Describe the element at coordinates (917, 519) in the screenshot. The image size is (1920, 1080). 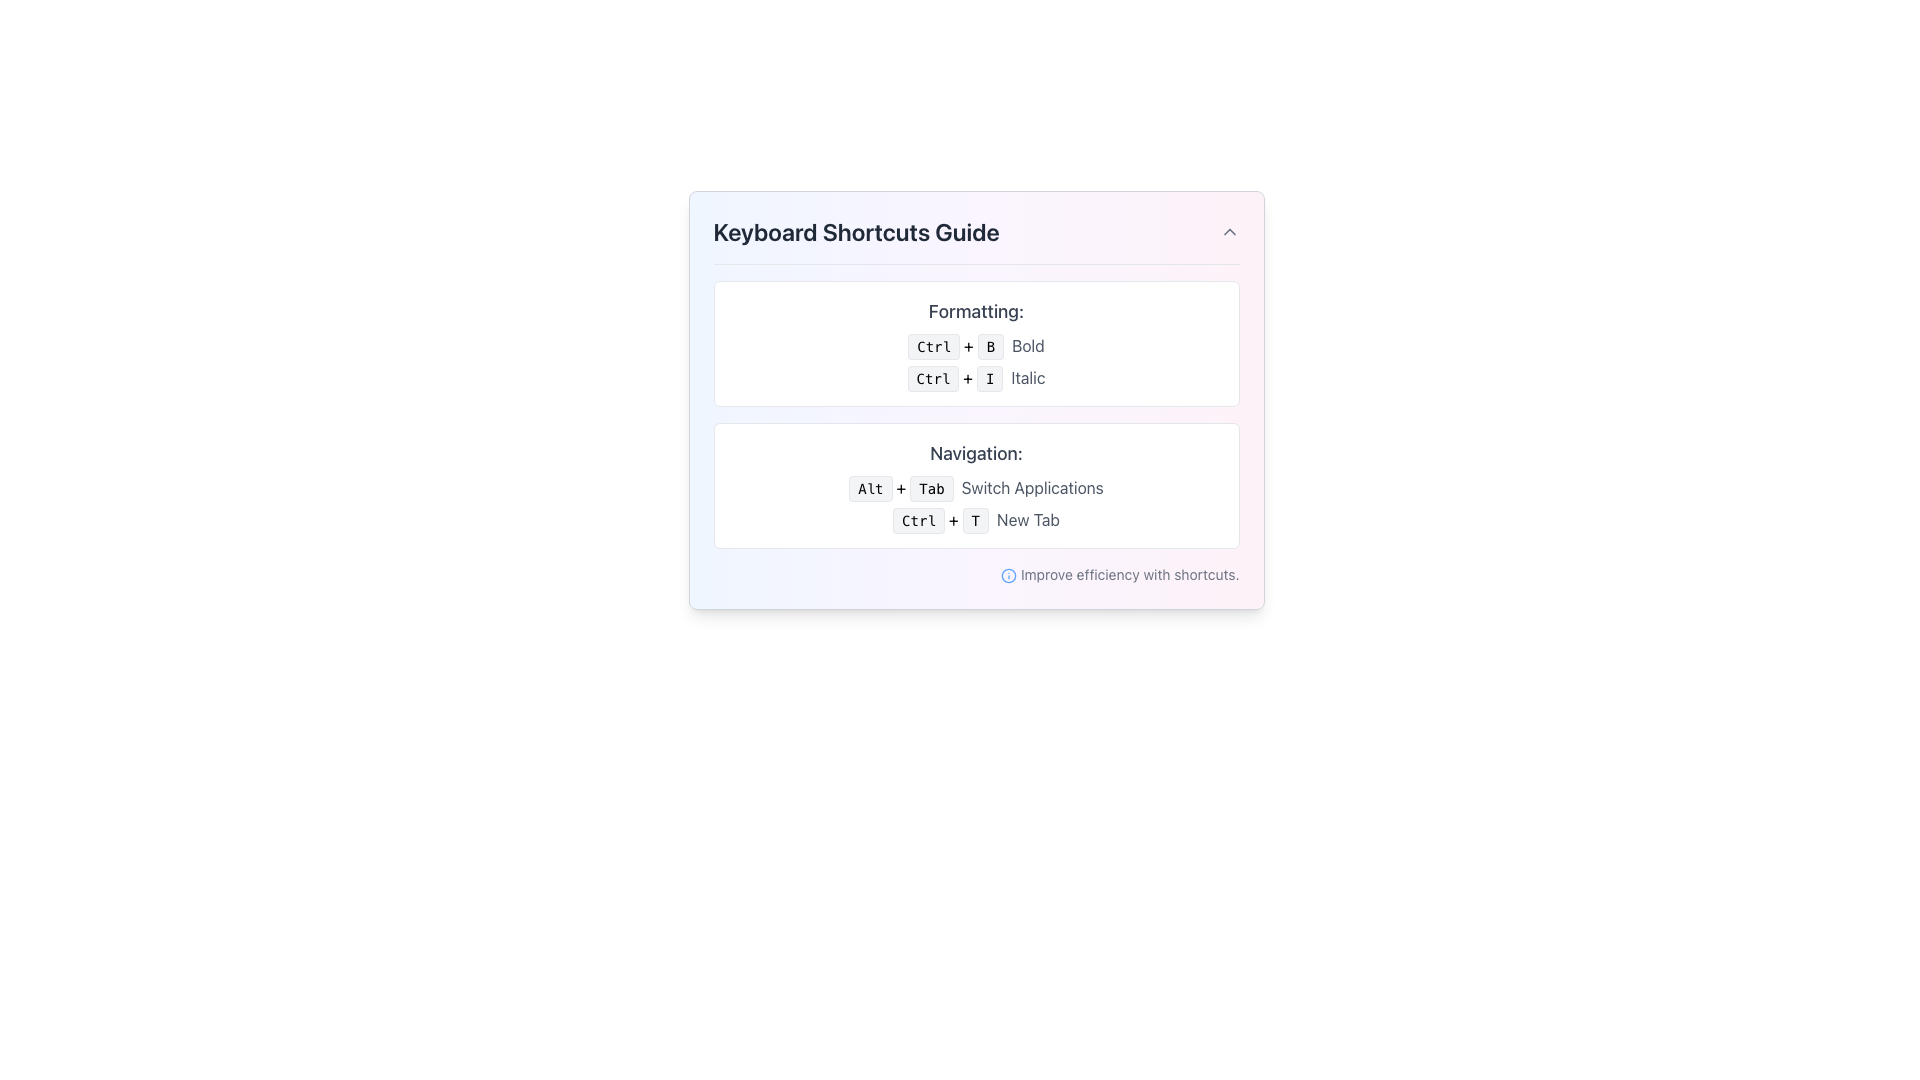
I see `the 'Ctrl' text label in the 'Keyboard Shortcuts Guide' under the 'Navigation' section` at that location.